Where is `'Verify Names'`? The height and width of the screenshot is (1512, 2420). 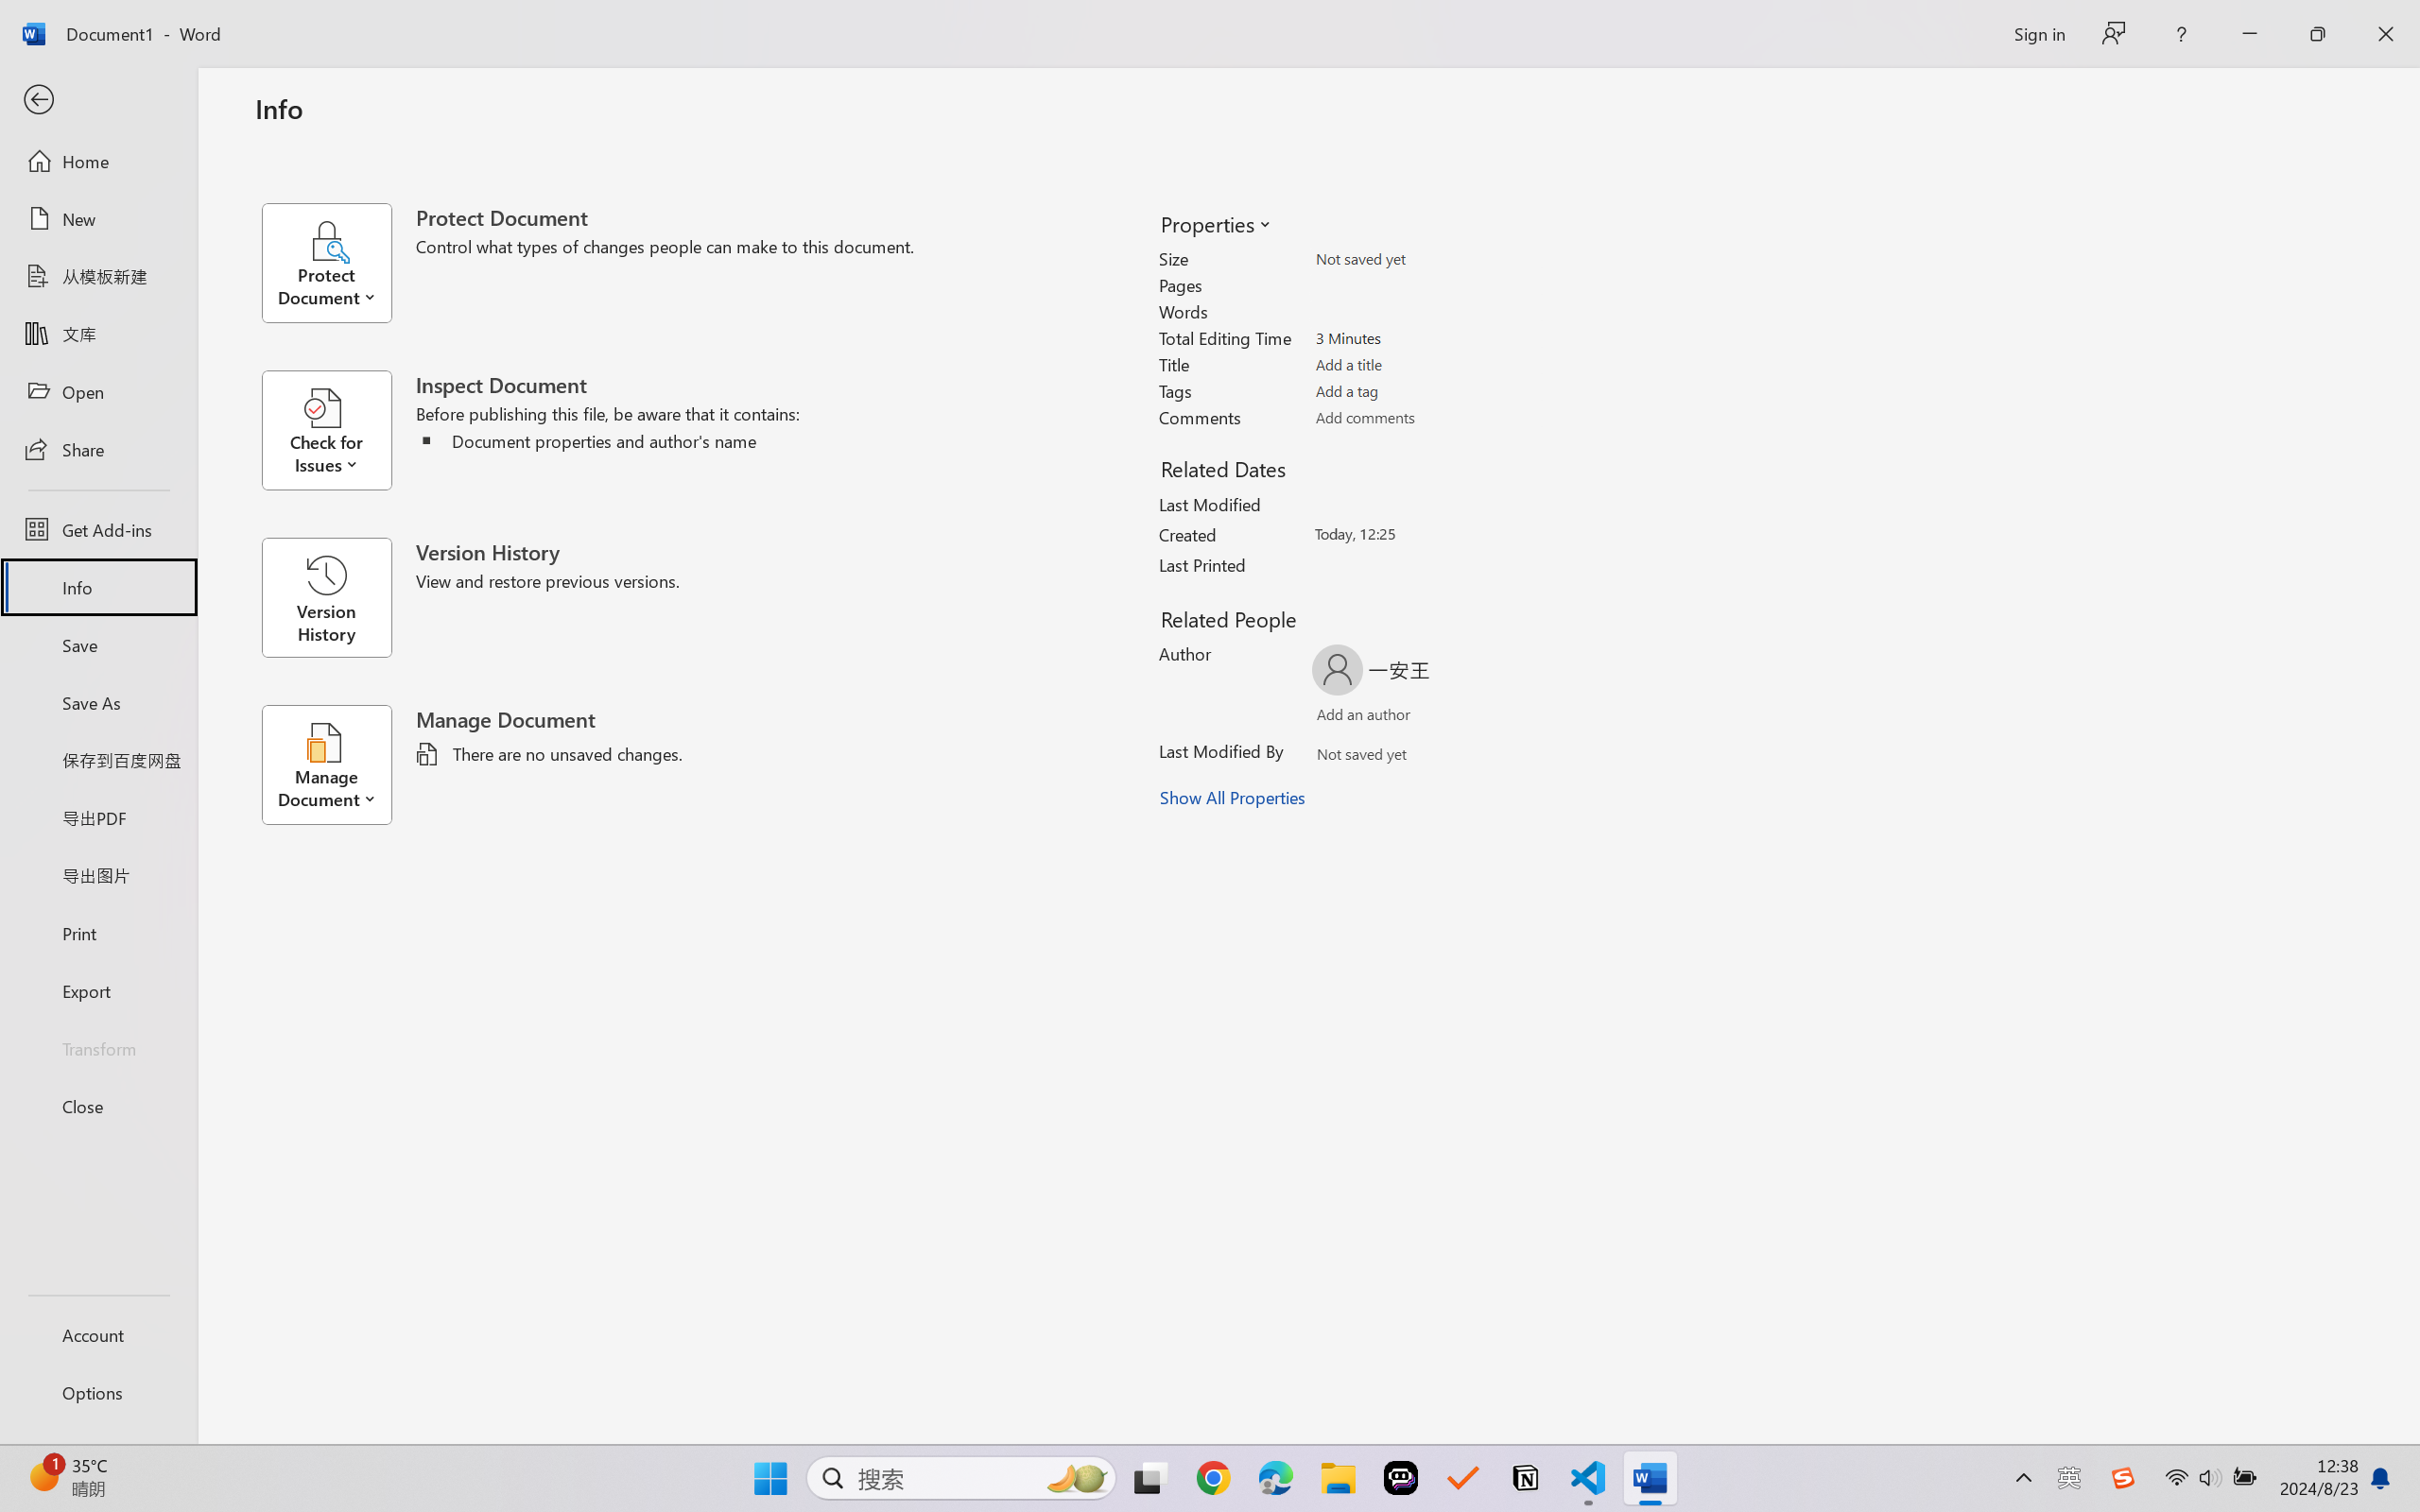
'Verify Names' is located at coordinates (1396, 756).